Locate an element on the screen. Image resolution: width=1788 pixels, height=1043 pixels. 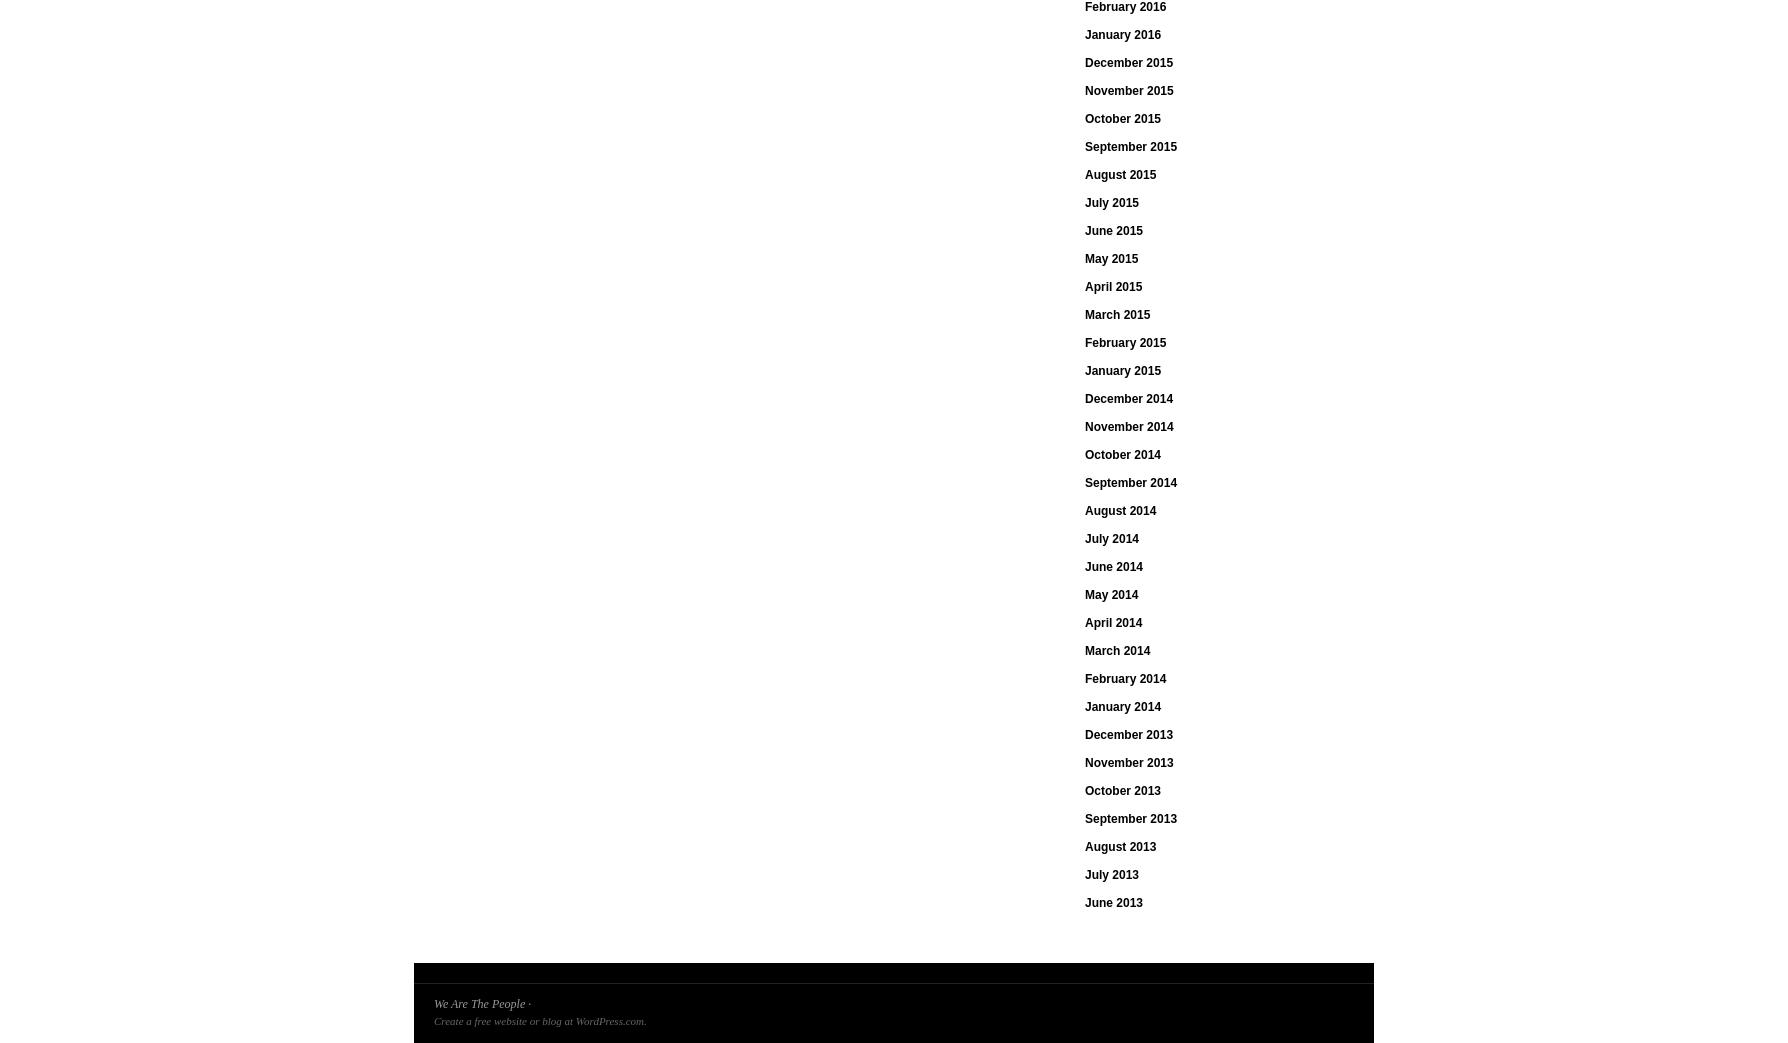
'January 2015' is located at coordinates (1122, 369).